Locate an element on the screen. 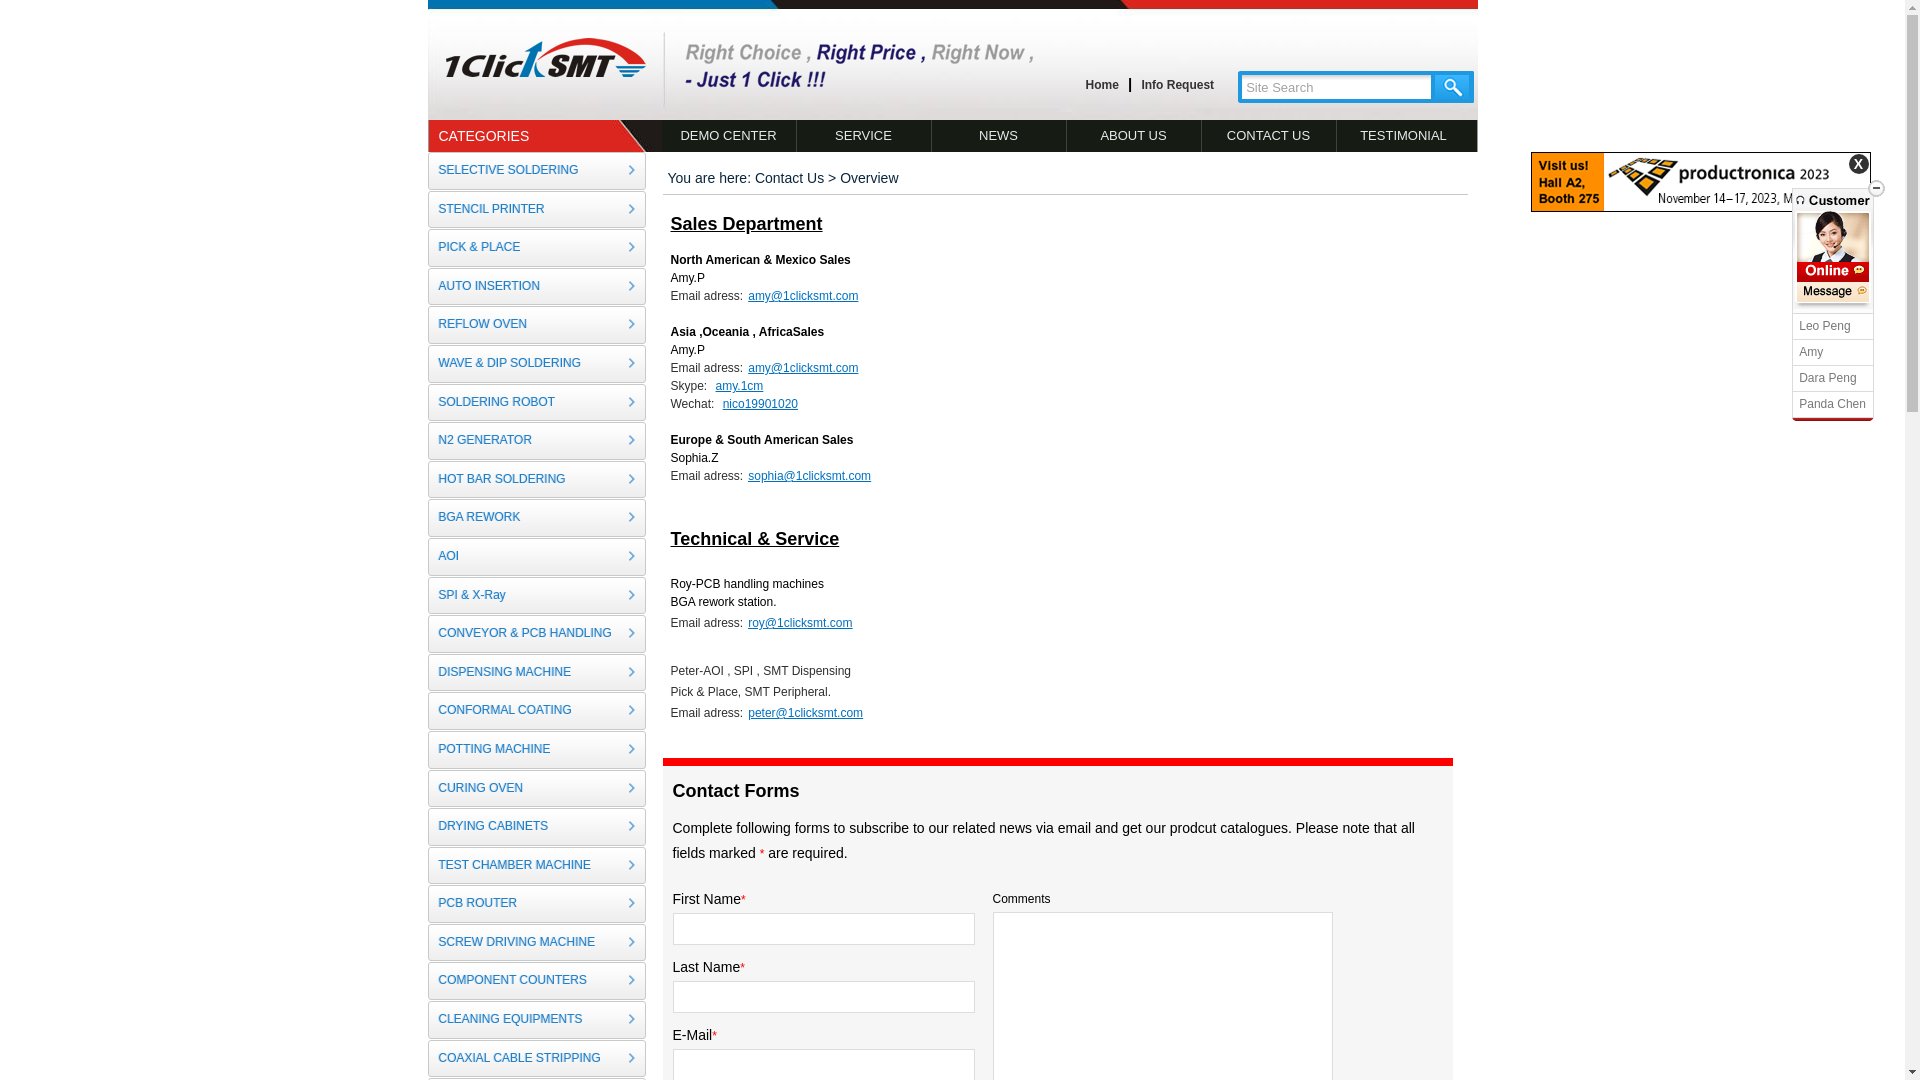 The width and height of the screenshot is (1920, 1080). 'TEST CHAMBER MACHINE' is located at coordinates (537, 865).